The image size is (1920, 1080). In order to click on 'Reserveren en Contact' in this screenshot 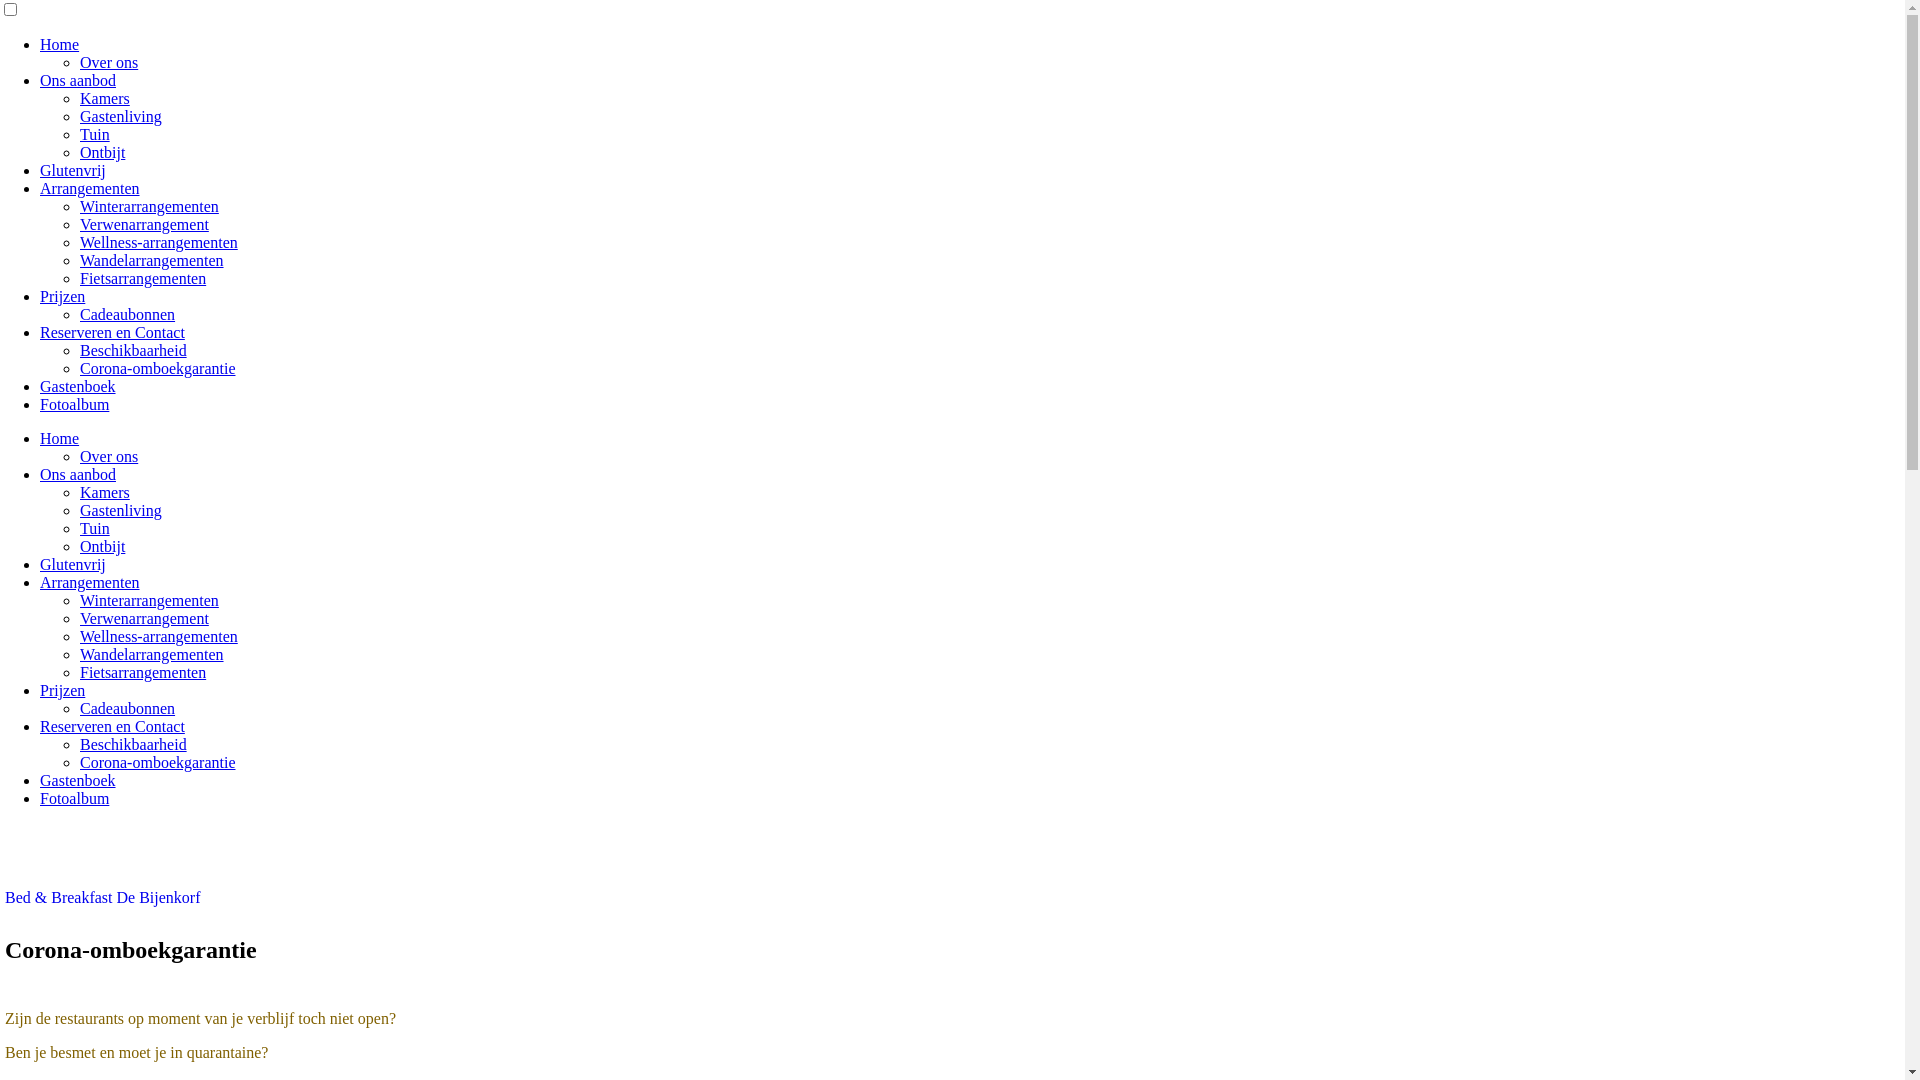, I will do `click(111, 331)`.